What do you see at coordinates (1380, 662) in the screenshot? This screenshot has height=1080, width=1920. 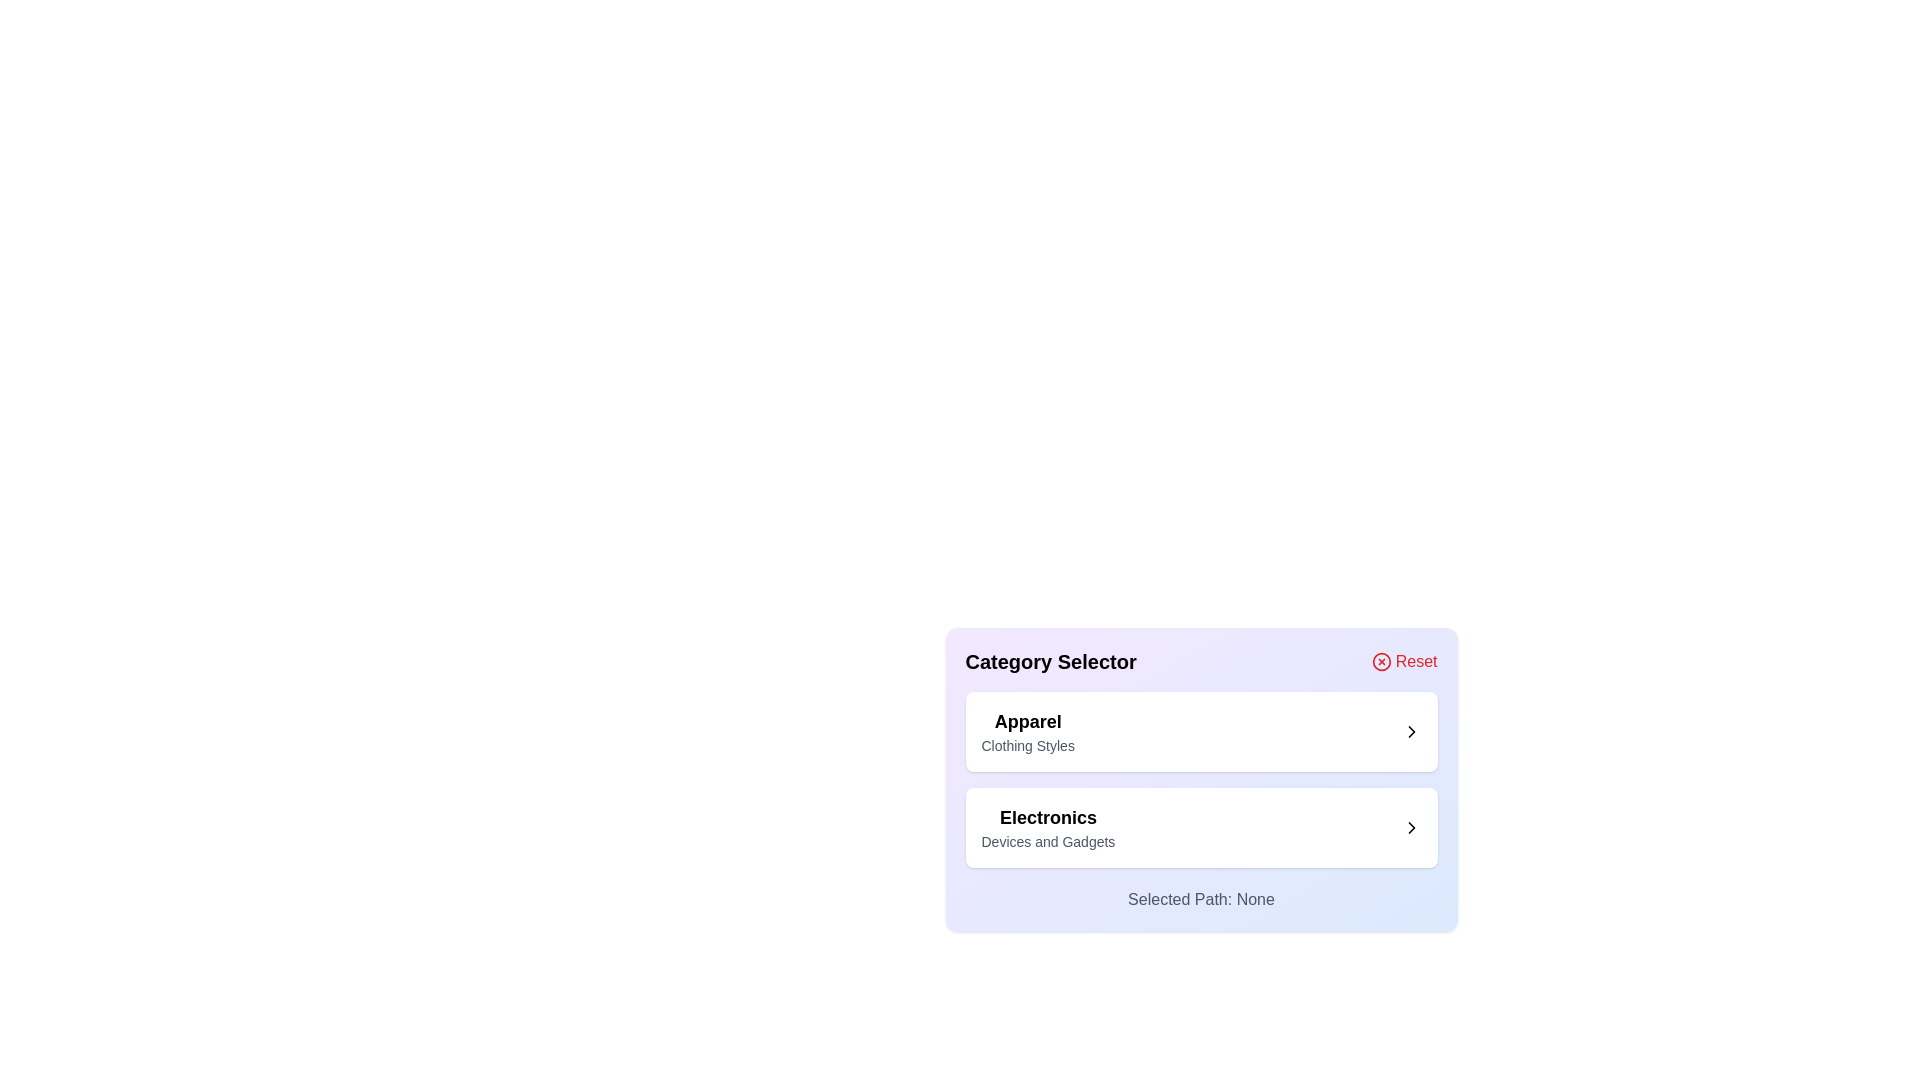 I see `the circular 'X' icon located at the top right corner of the 'Category Selector' interface` at bounding box center [1380, 662].